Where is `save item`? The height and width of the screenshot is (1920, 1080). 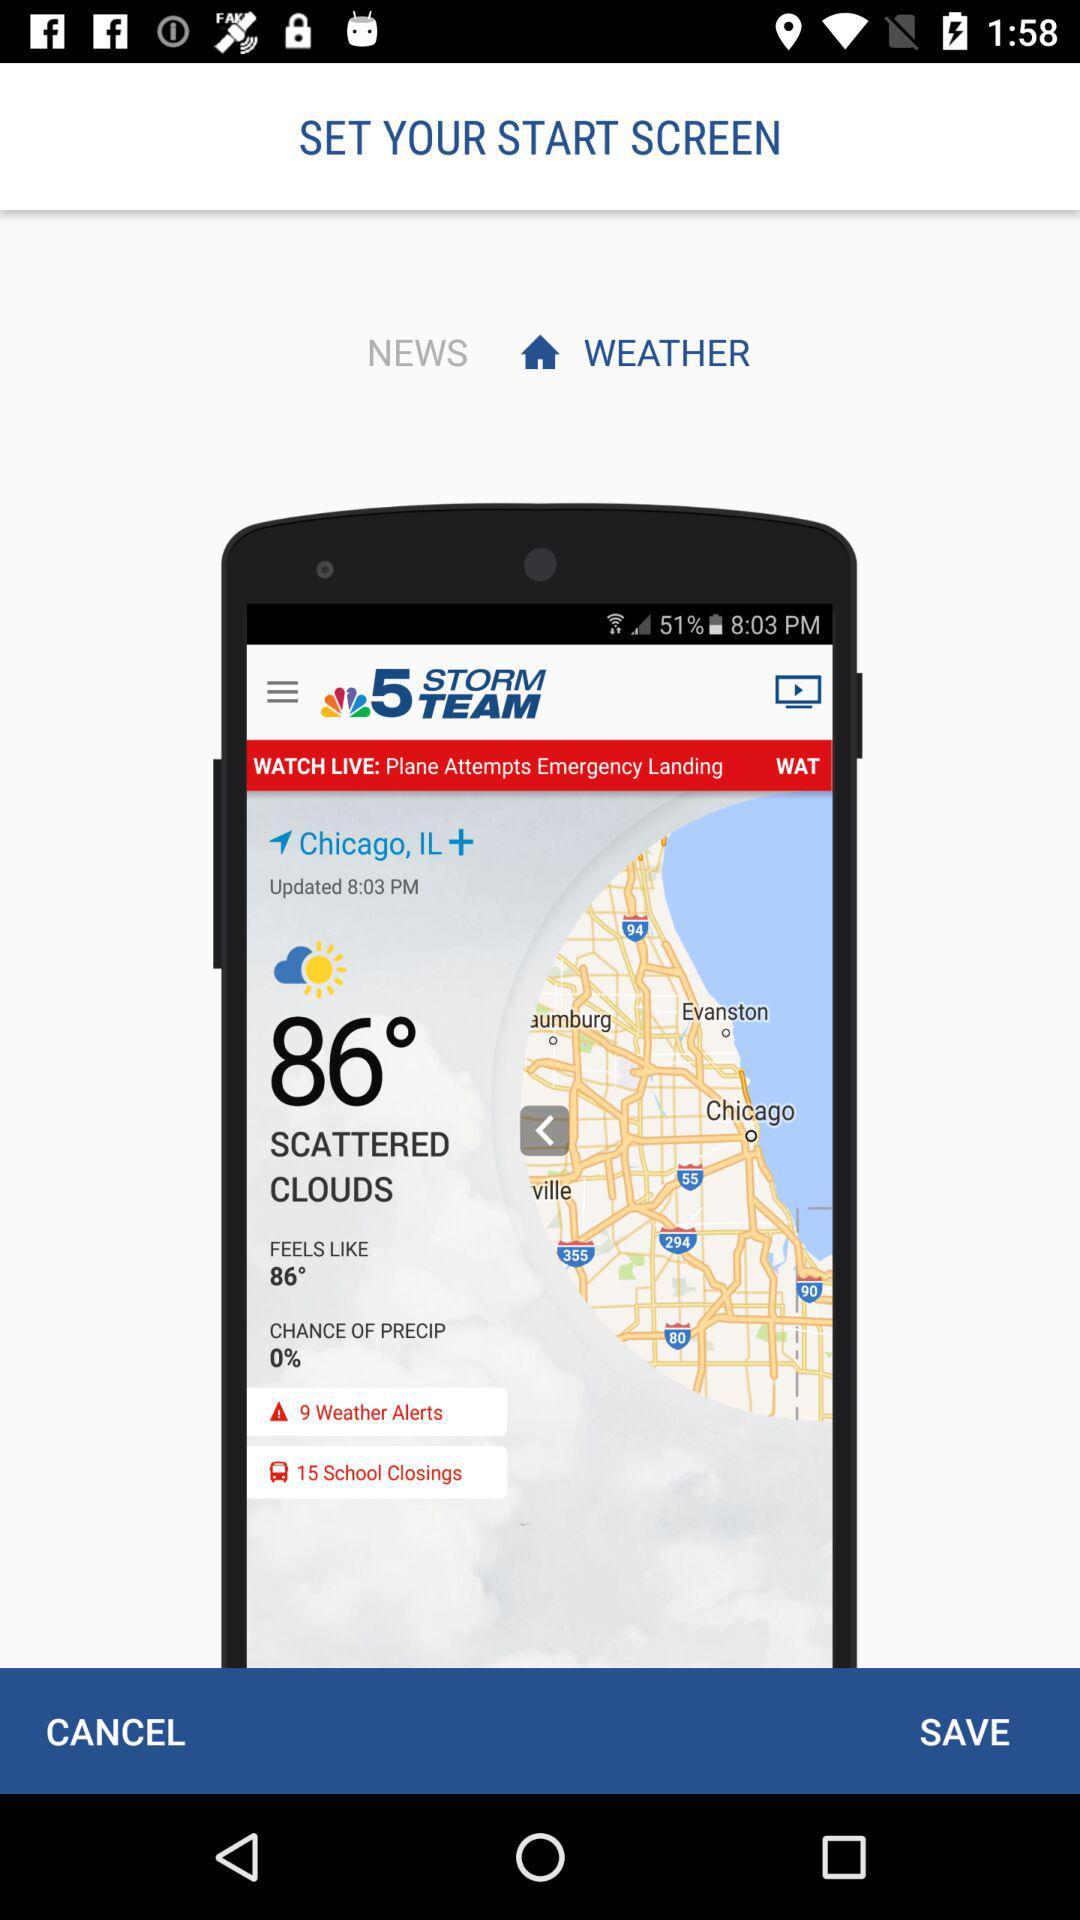 save item is located at coordinates (963, 1730).